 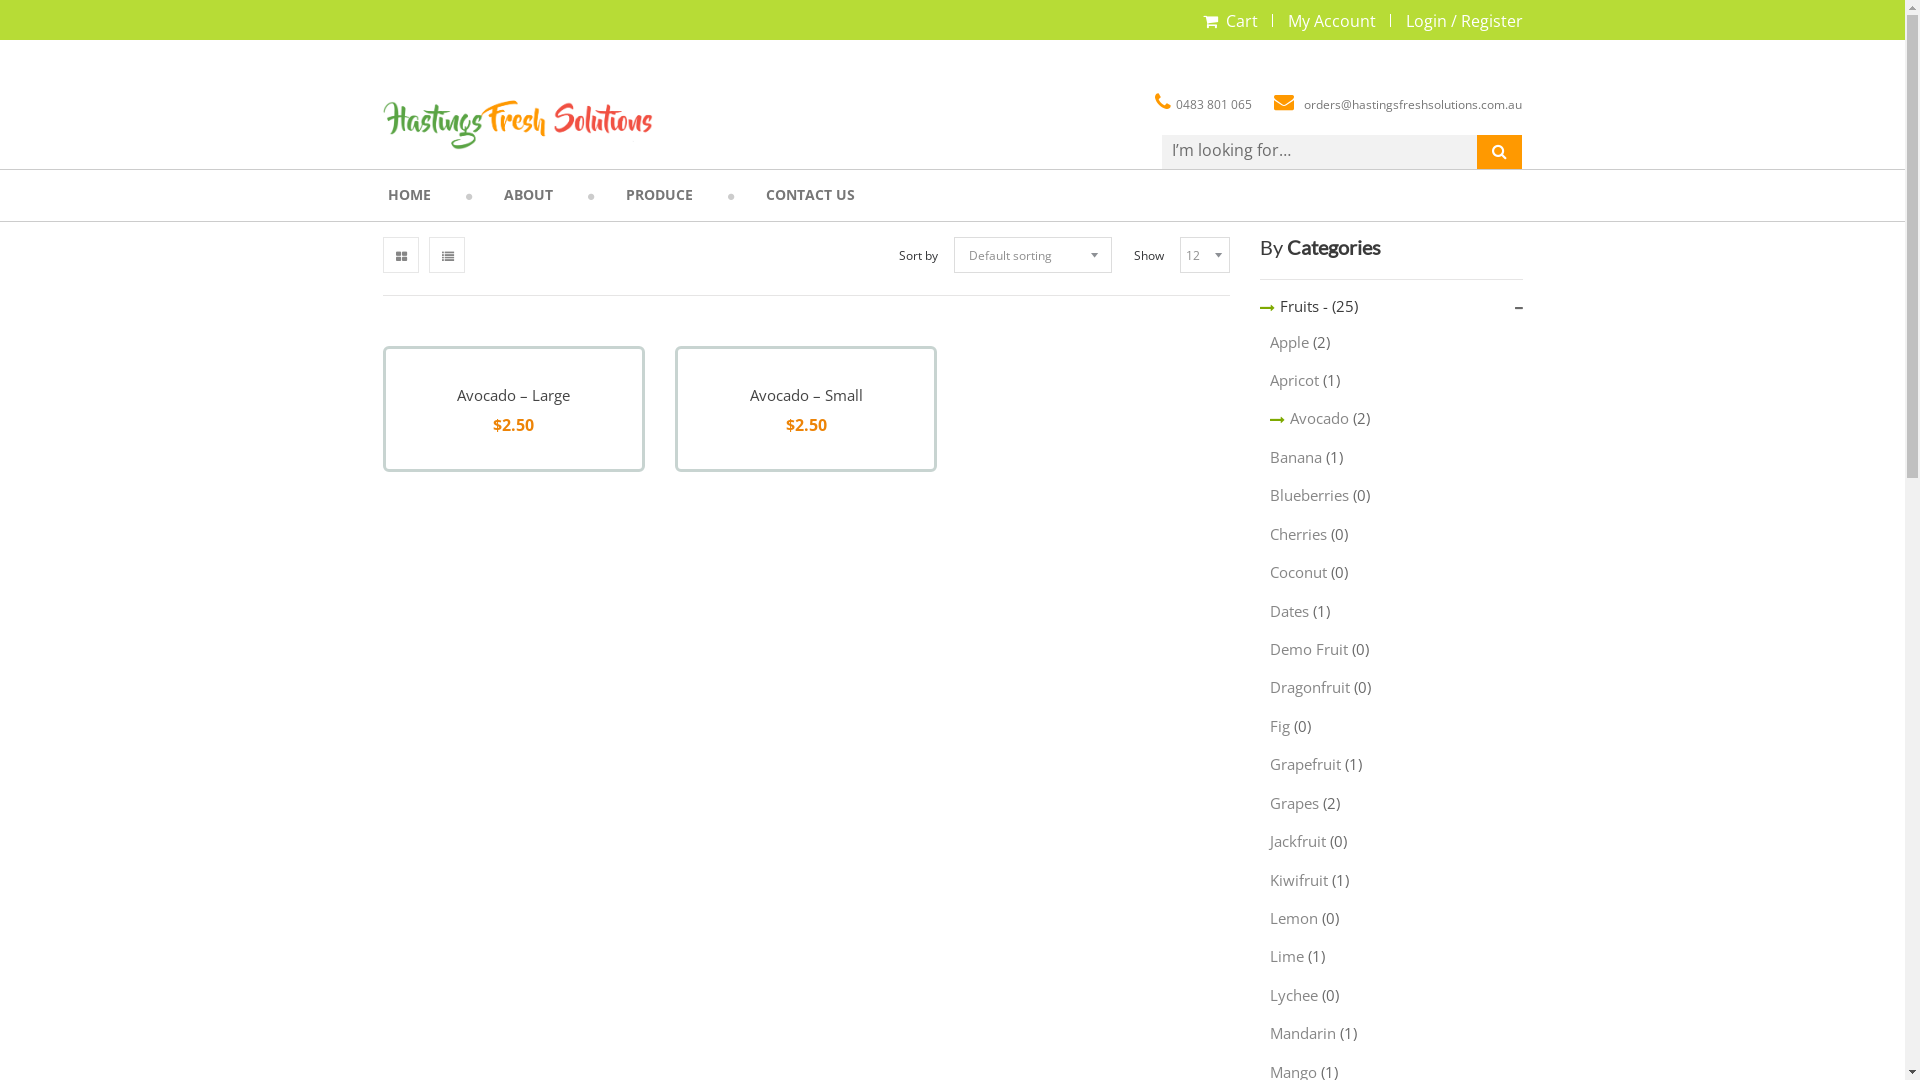 What do you see at coordinates (1464, 20) in the screenshot?
I see `'Login / Register'` at bounding box center [1464, 20].